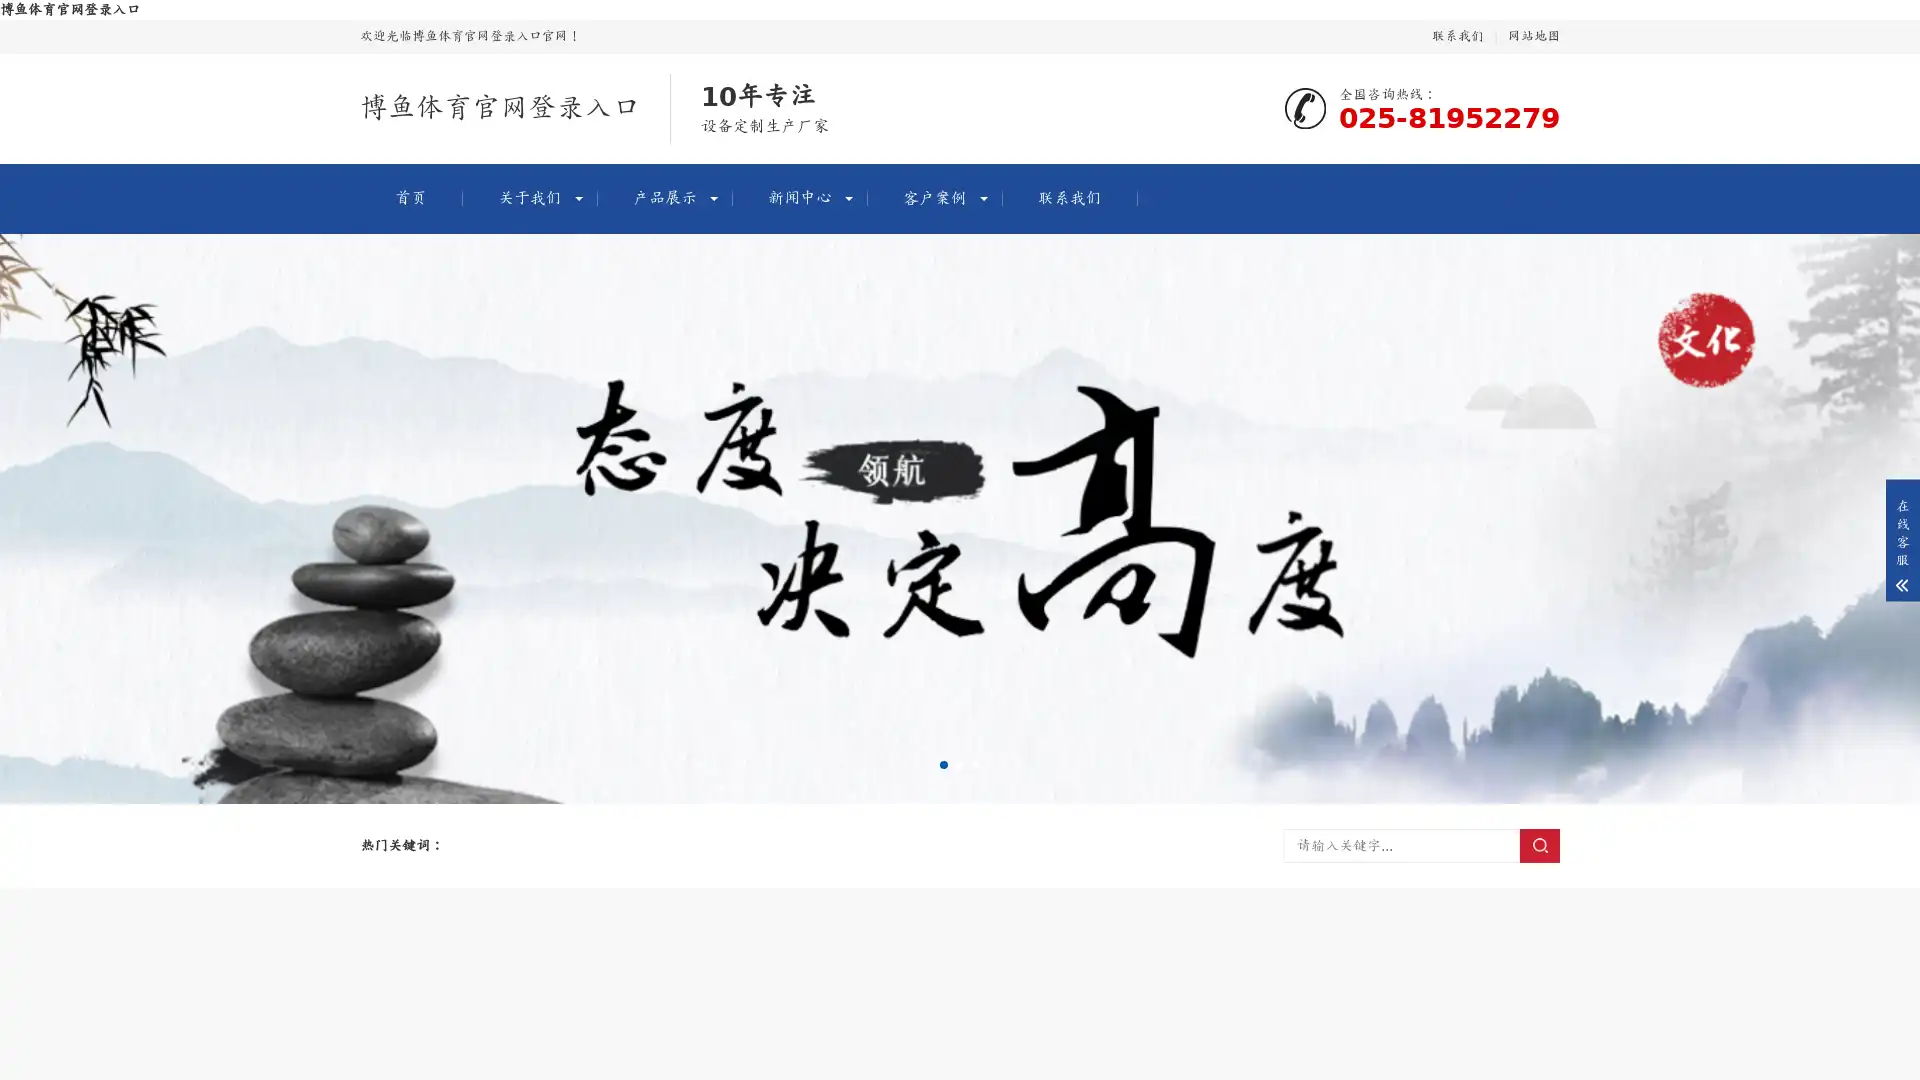 The height and width of the screenshot is (1080, 1920). I want to click on Go to slide 2, so click(960, 764).